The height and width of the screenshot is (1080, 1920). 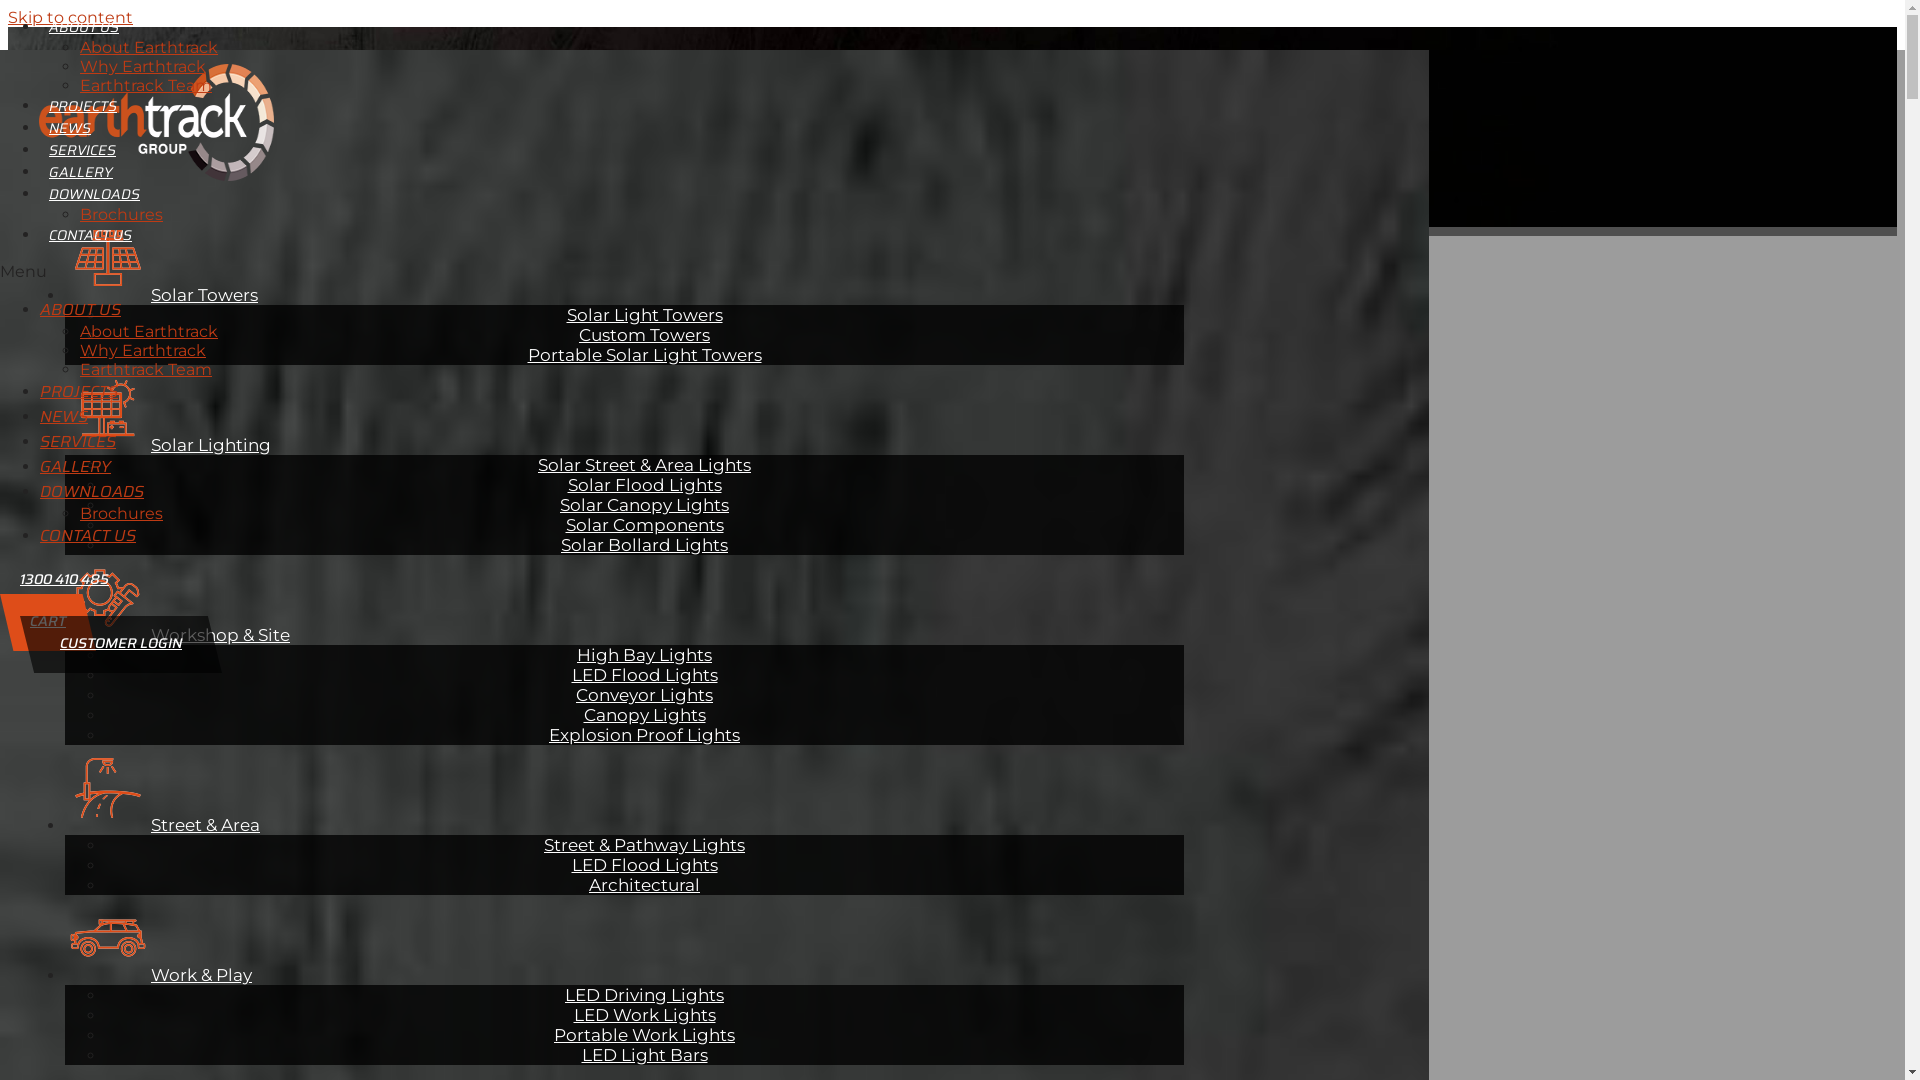 I want to click on 'Architectural', so click(x=644, y=882).